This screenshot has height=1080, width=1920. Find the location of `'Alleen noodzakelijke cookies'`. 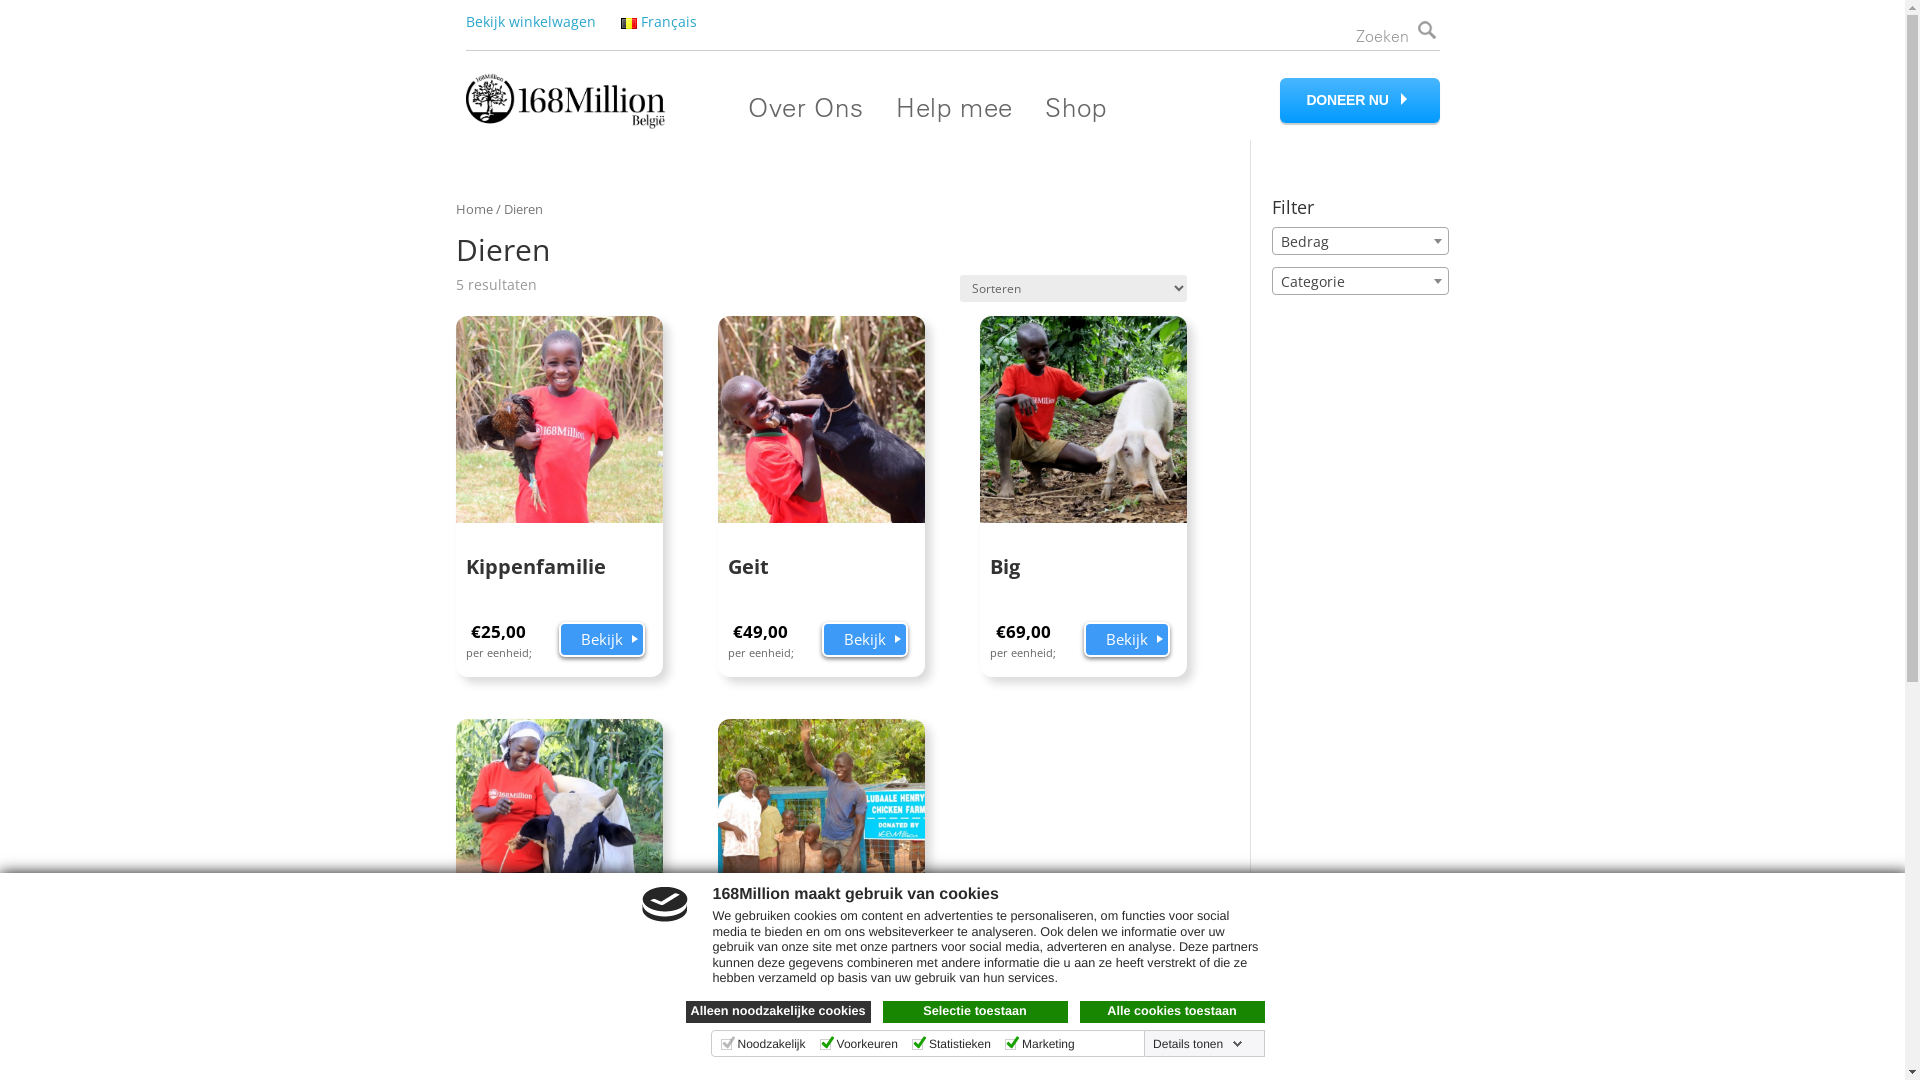

'Alleen noodzakelijke cookies' is located at coordinates (777, 1011).